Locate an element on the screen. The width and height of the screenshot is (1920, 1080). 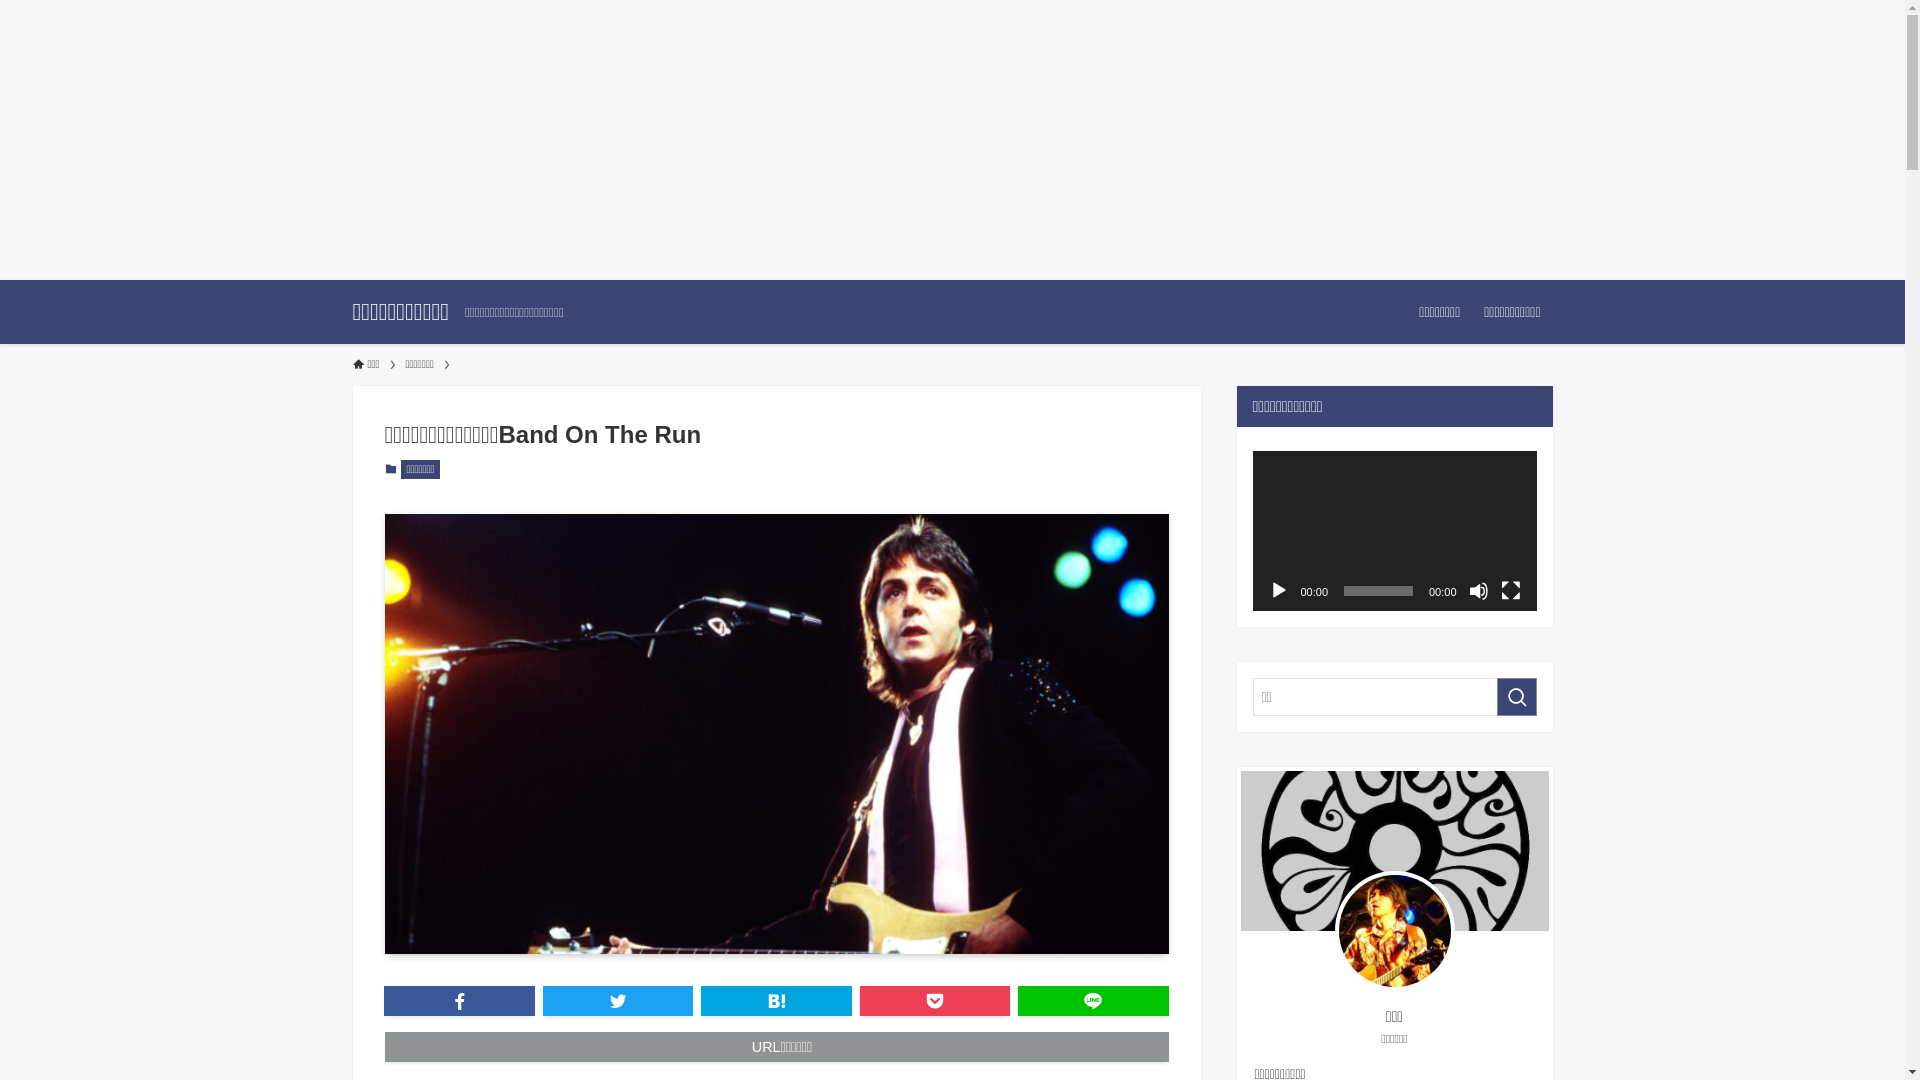
'search' is located at coordinates (1516, 696).